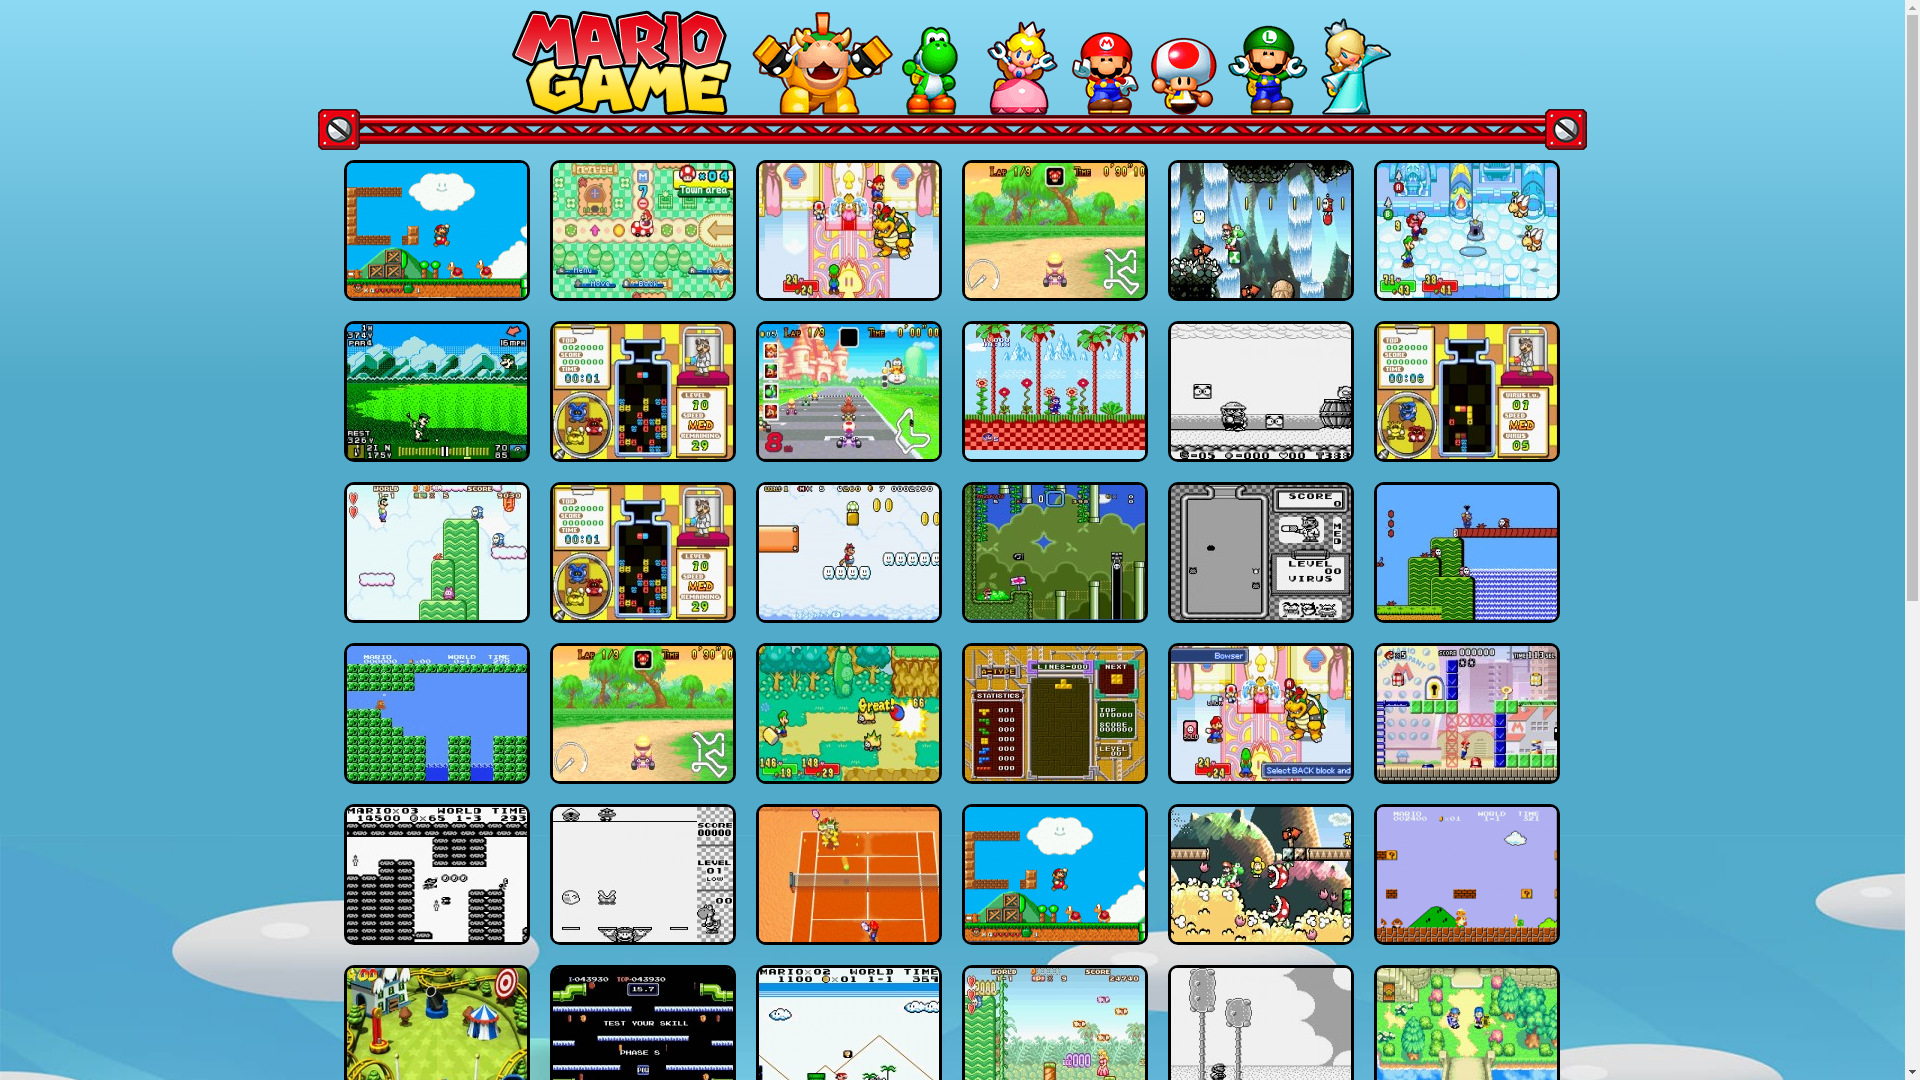 The width and height of the screenshot is (1920, 1080). What do you see at coordinates (1260, 1033) in the screenshot?
I see `'Super Mario Land 2:6 Golden Coins'` at bounding box center [1260, 1033].